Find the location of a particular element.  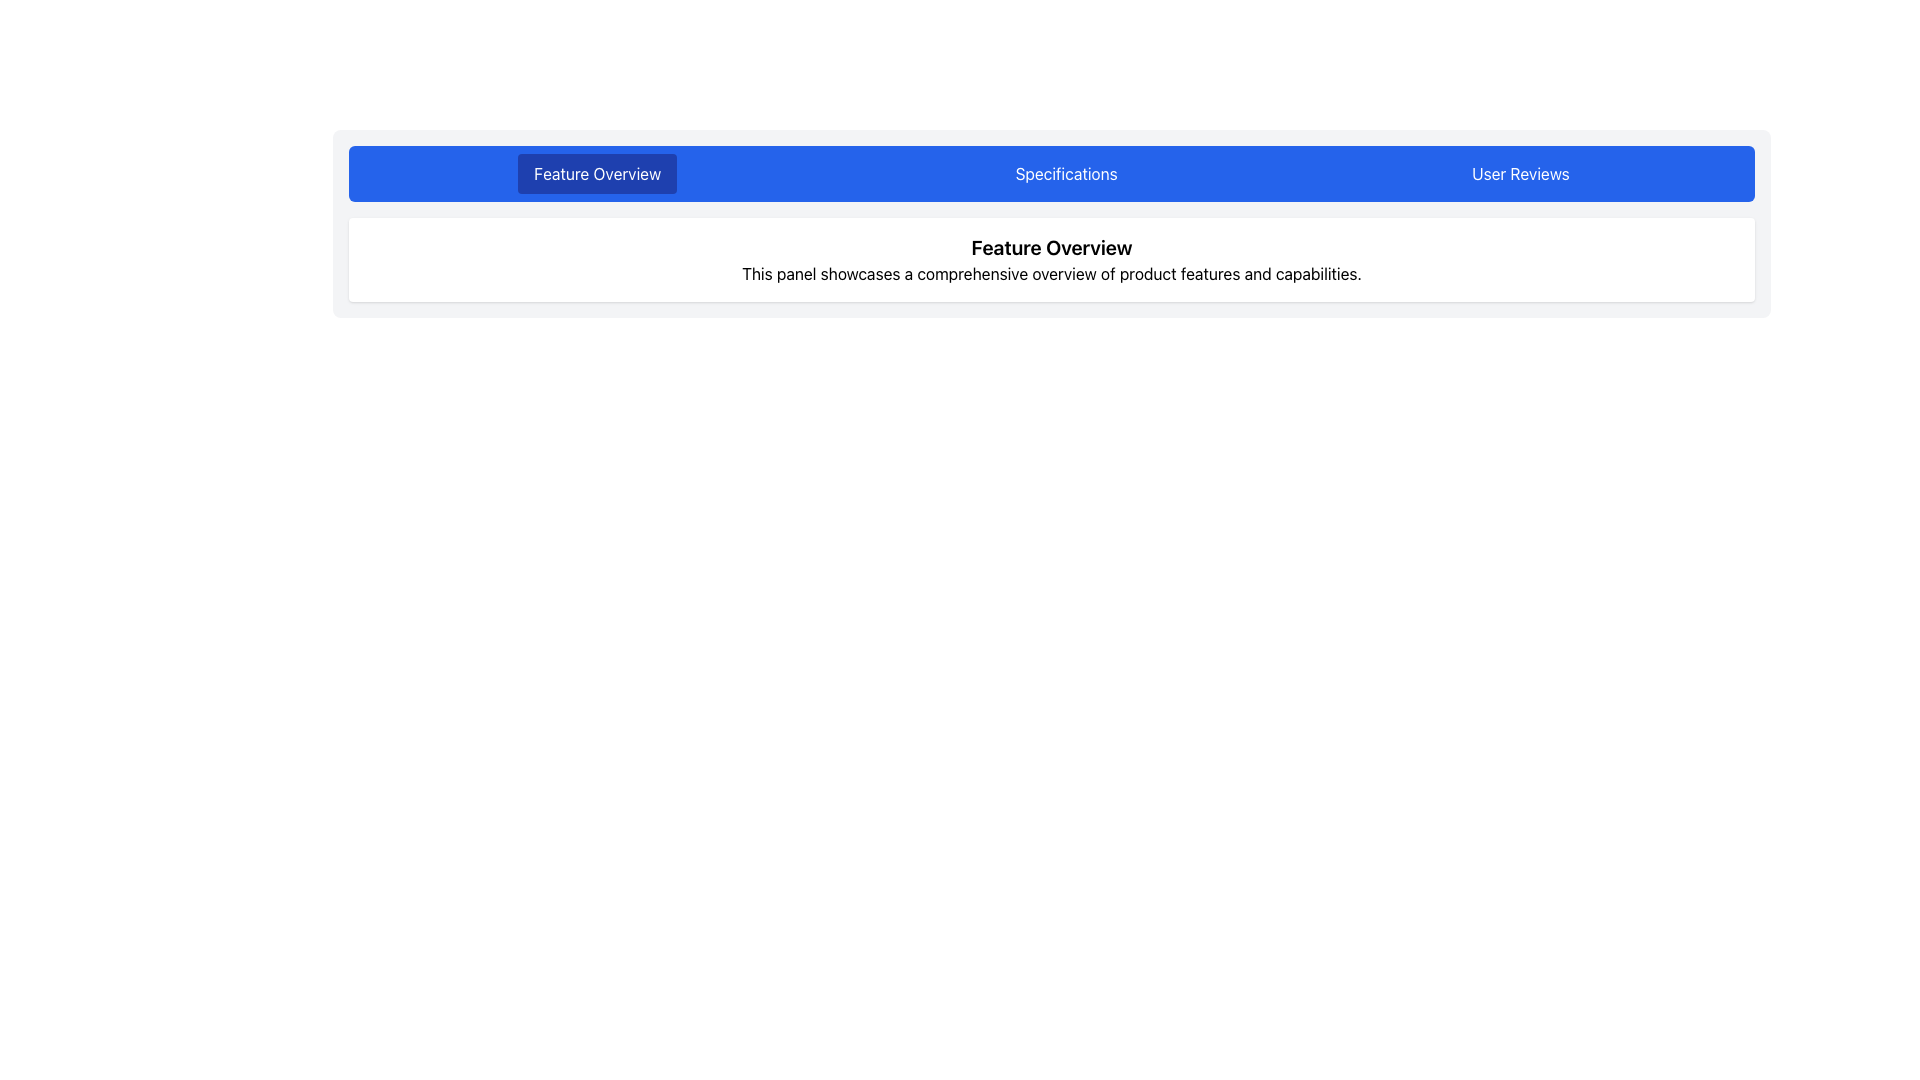

the Text block that contains the bold title 'Feature Overview' and the paragraph description about product features, located in the center of a white panel below the blue navigation bar is located at coordinates (1050, 258).